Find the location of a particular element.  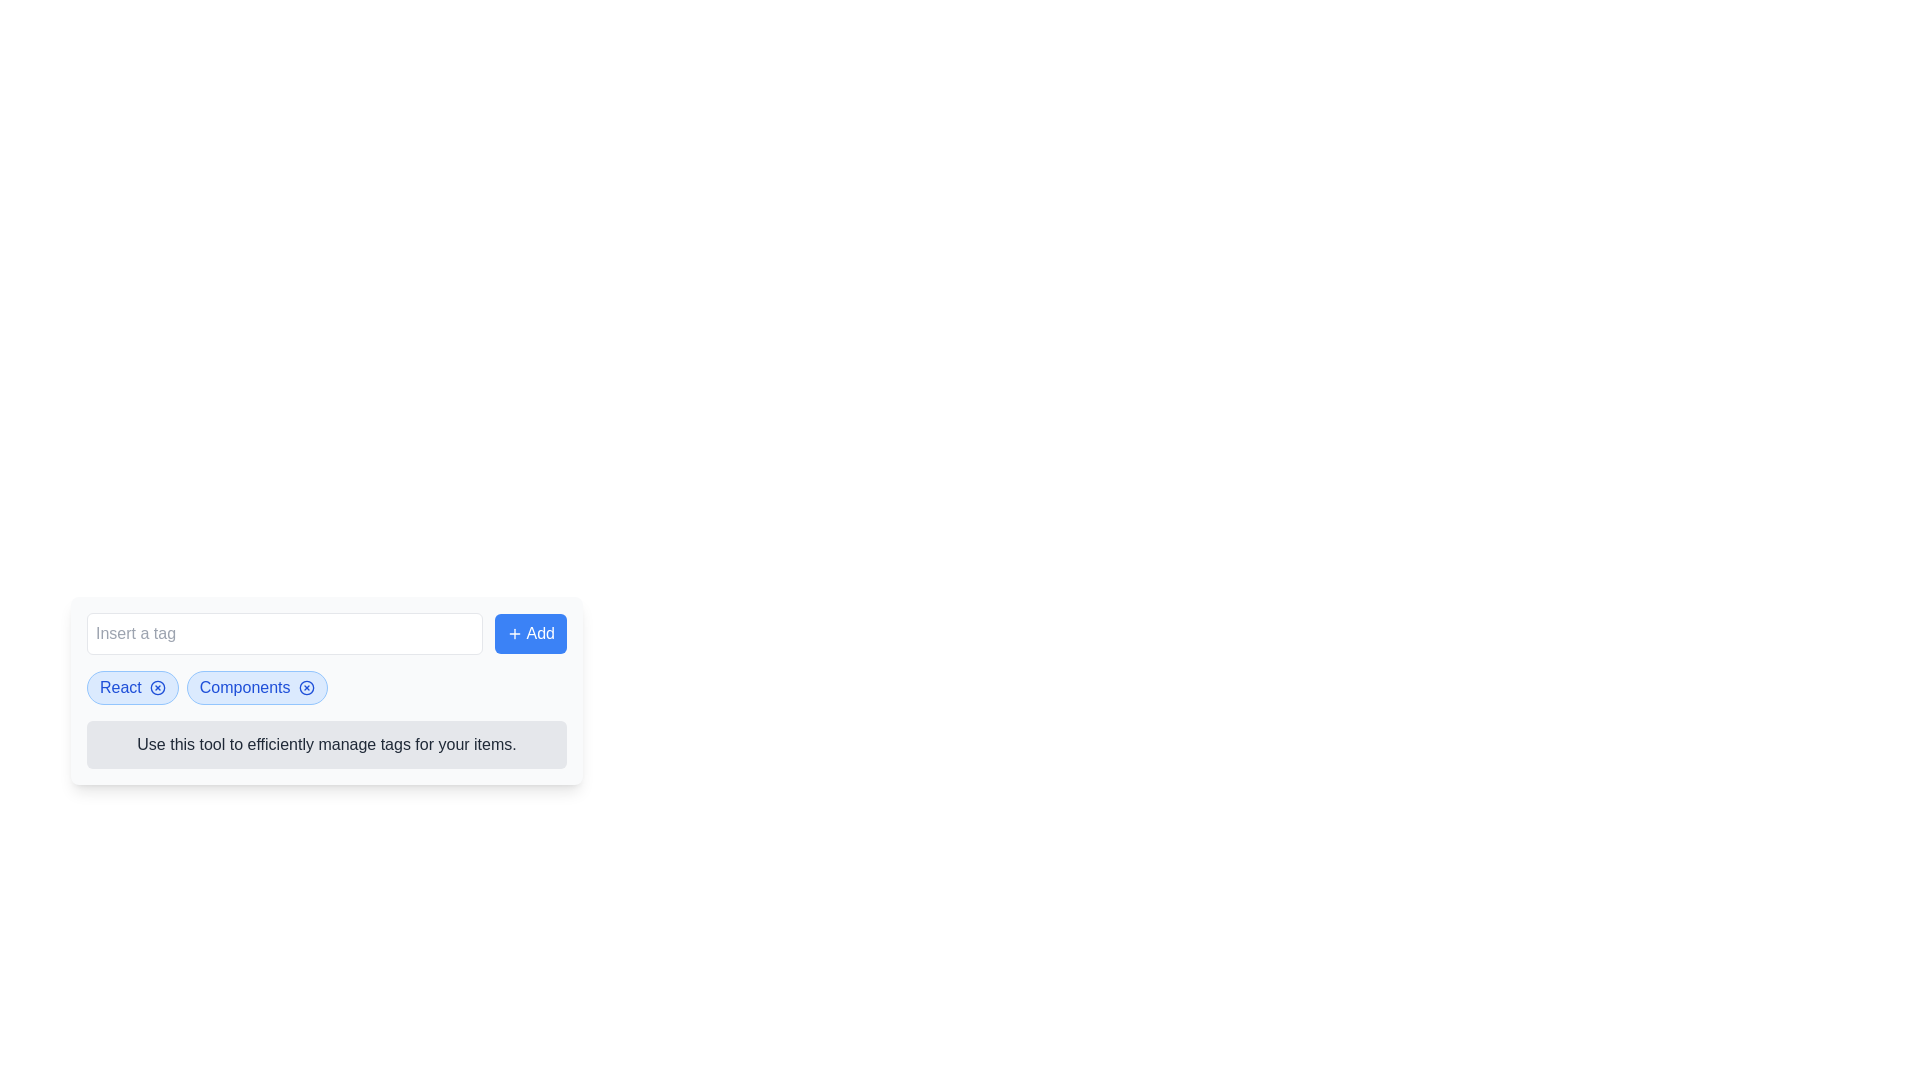

the Close button (icon-based) within the 'React' tag to change its appearance is located at coordinates (156, 686).